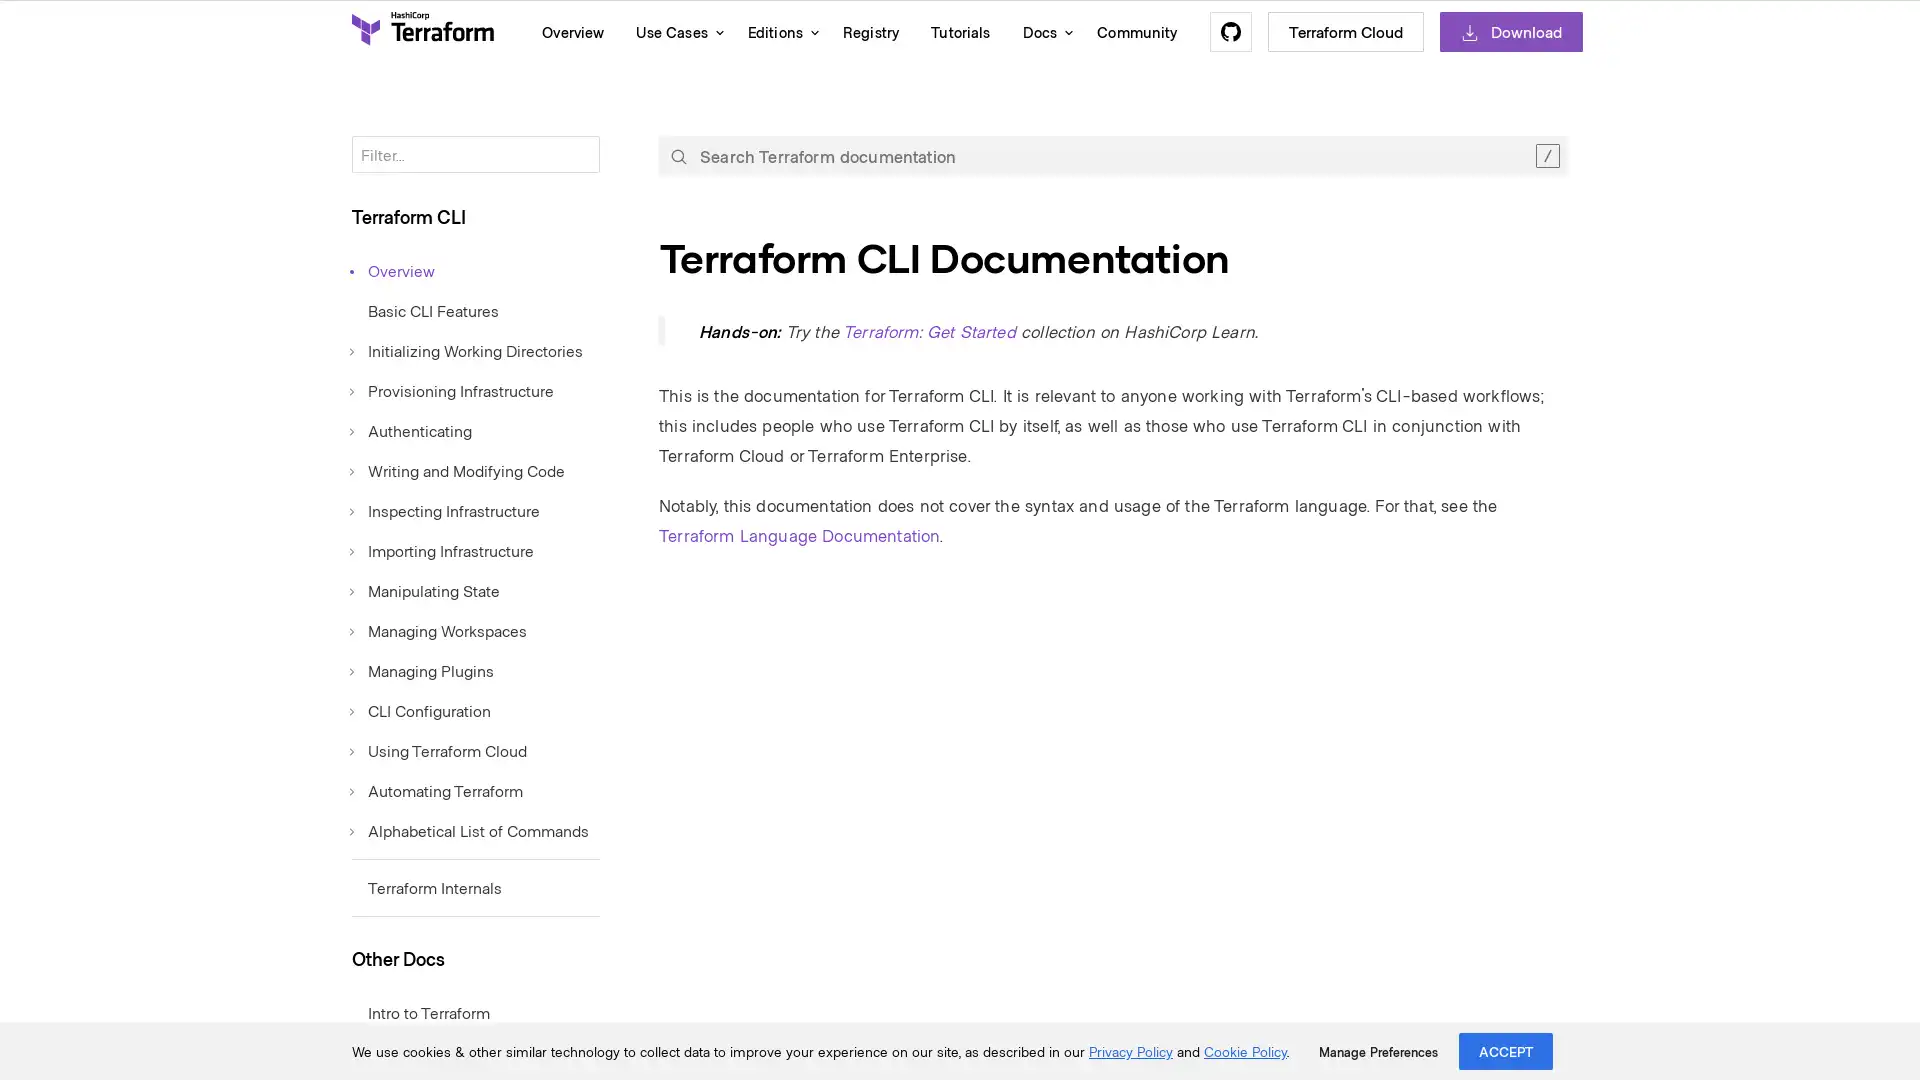  Describe the element at coordinates (469, 829) in the screenshot. I see `Alphabetical List of Commands` at that location.